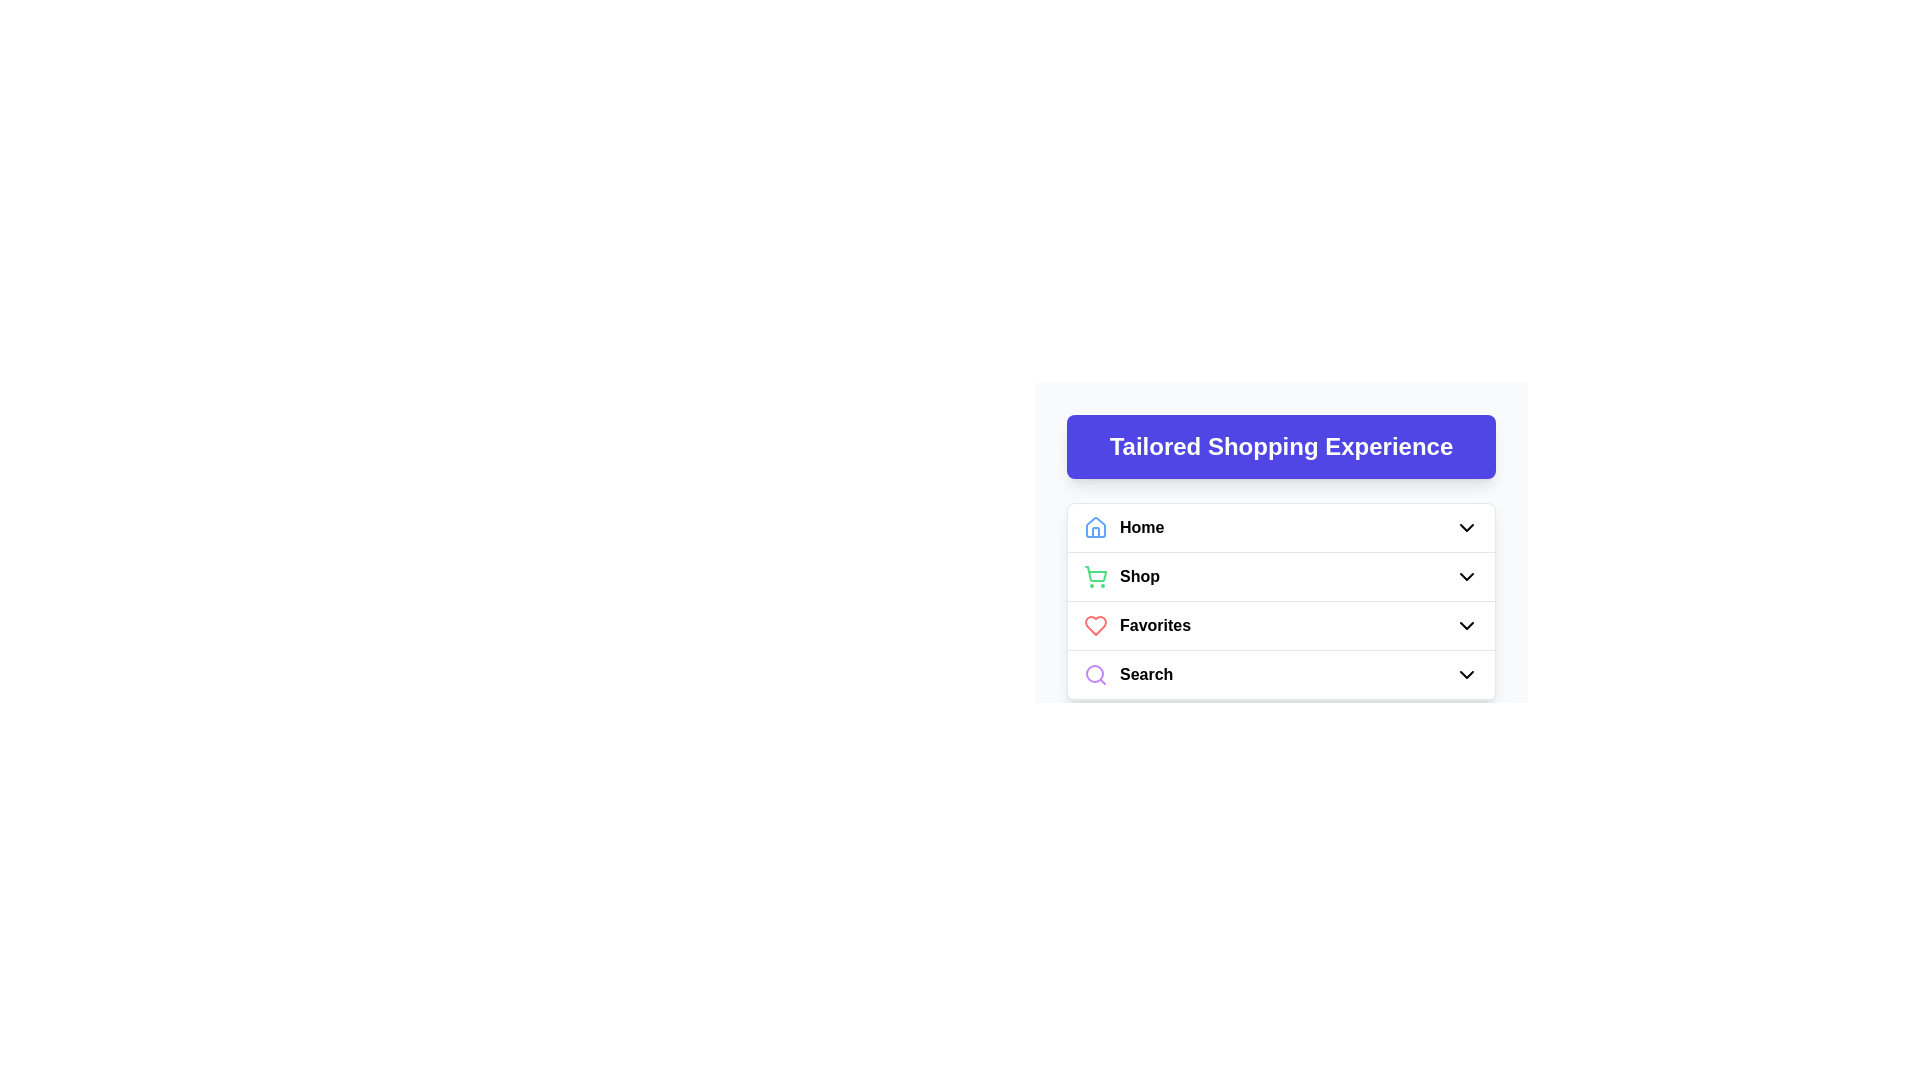  What do you see at coordinates (1093, 674) in the screenshot?
I see `the circular lens part of the magnifying glass icon, which is located in the 'Search' menu item of the vertical navigation list` at bounding box center [1093, 674].